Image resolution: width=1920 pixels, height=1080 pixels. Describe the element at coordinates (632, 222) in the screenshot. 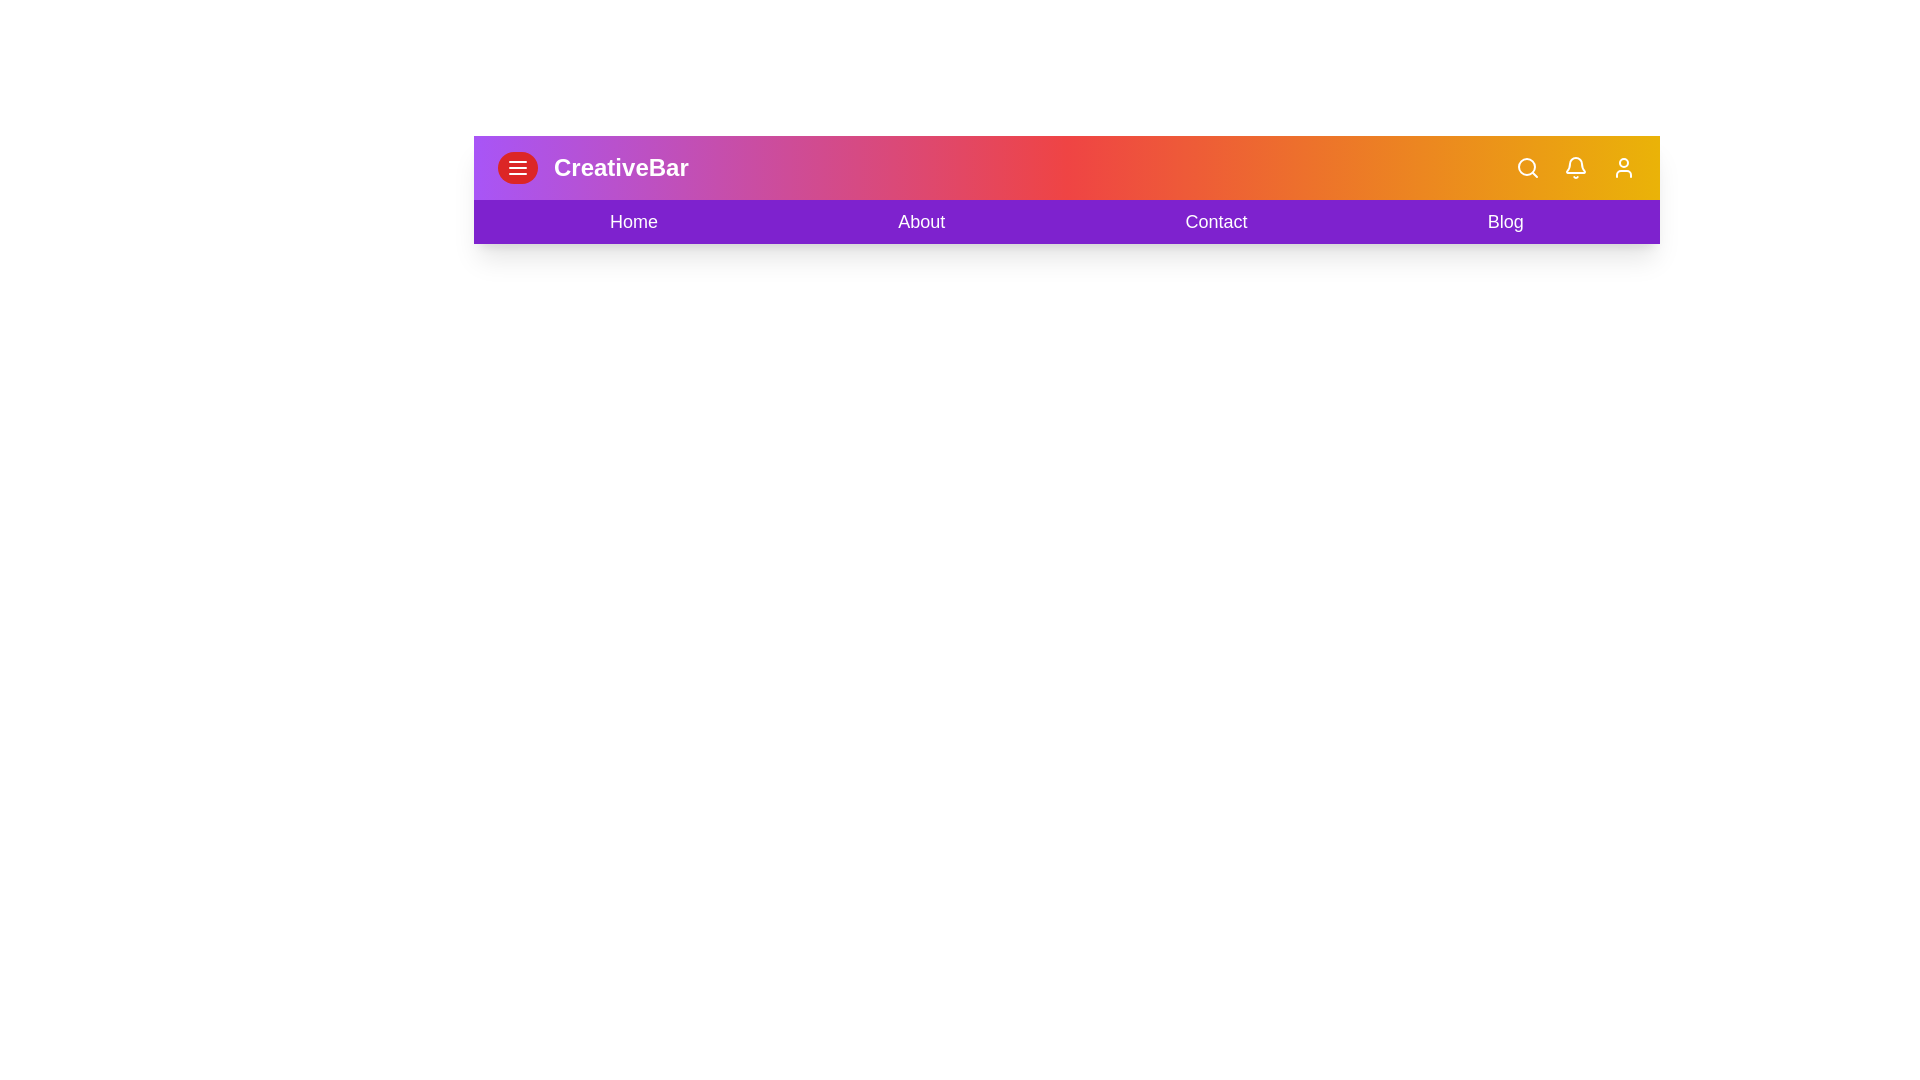

I see `the menu item Home to observe its hover effect` at that location.